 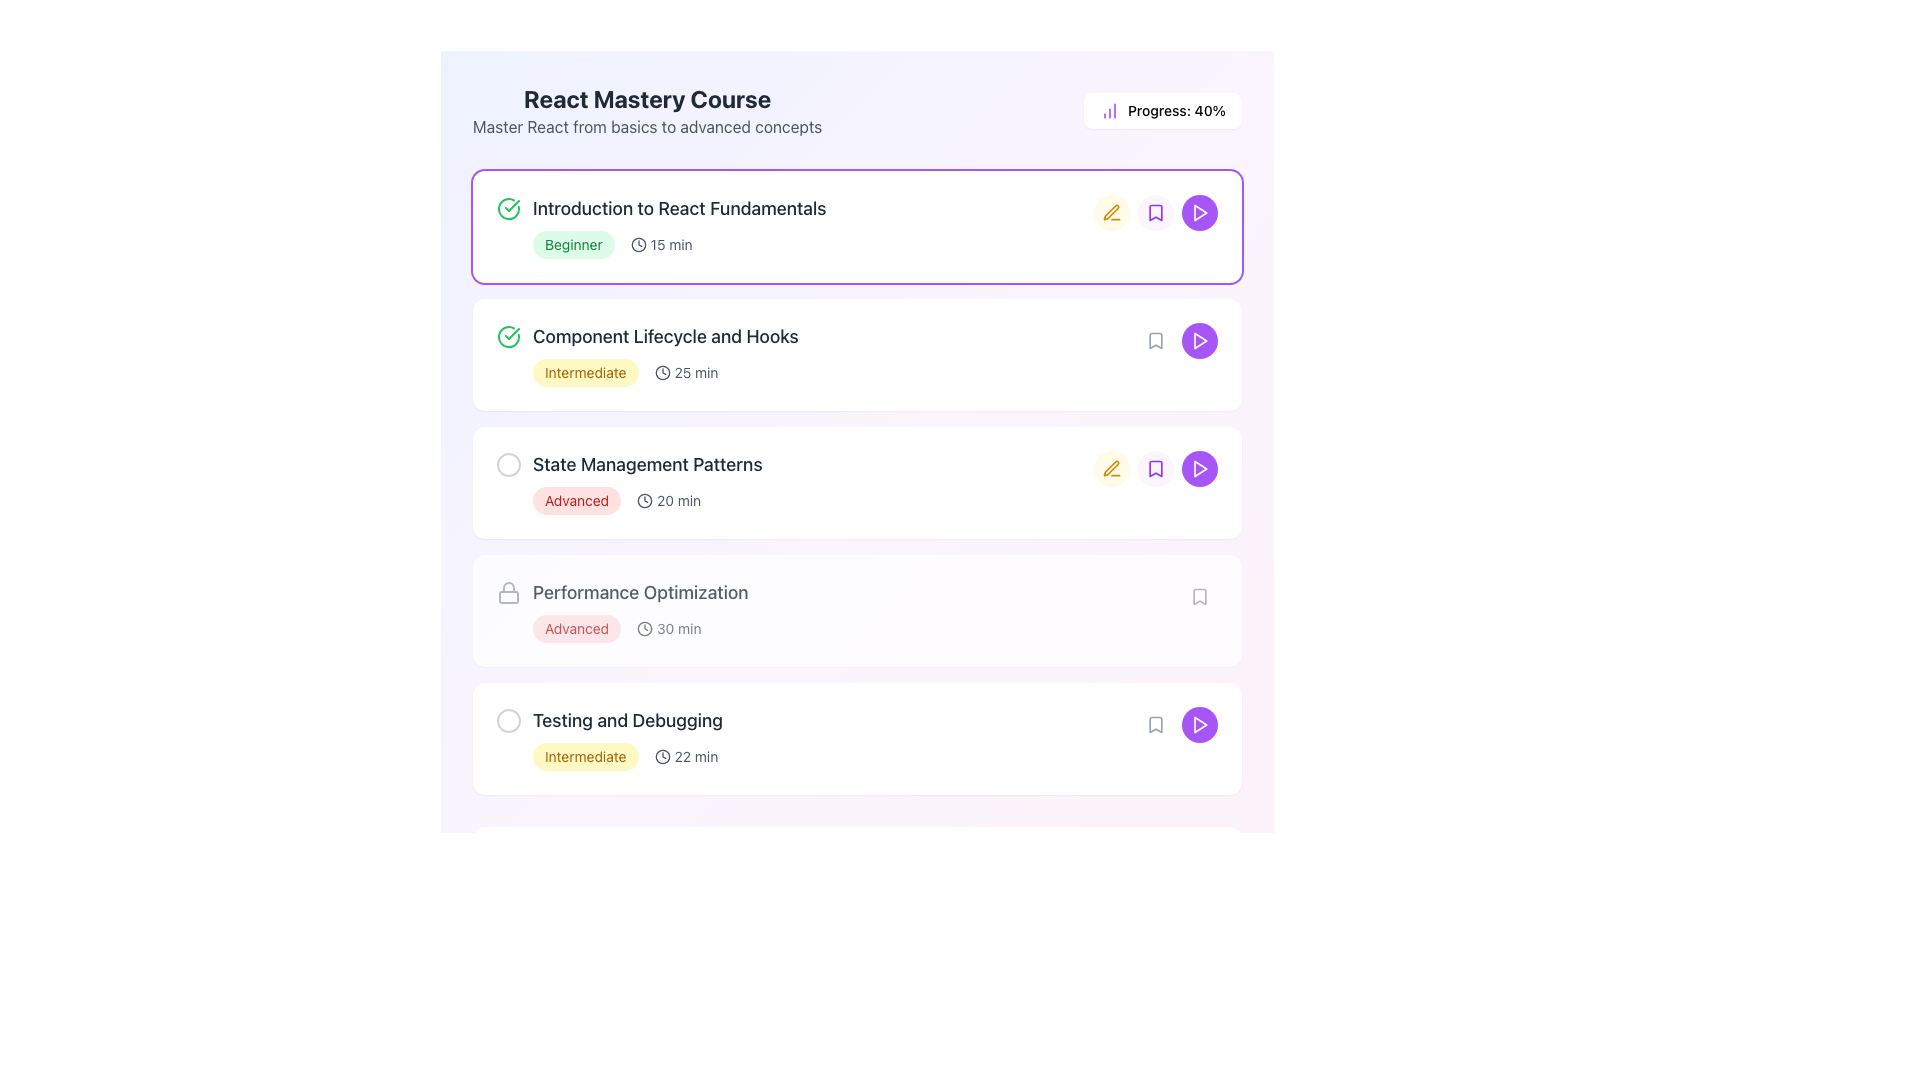 I want to click on the heading 'React Mastery Course' which is styled in bold, large dark gray font at the top of the page, above the subtitle, so click(x=647, y=99).